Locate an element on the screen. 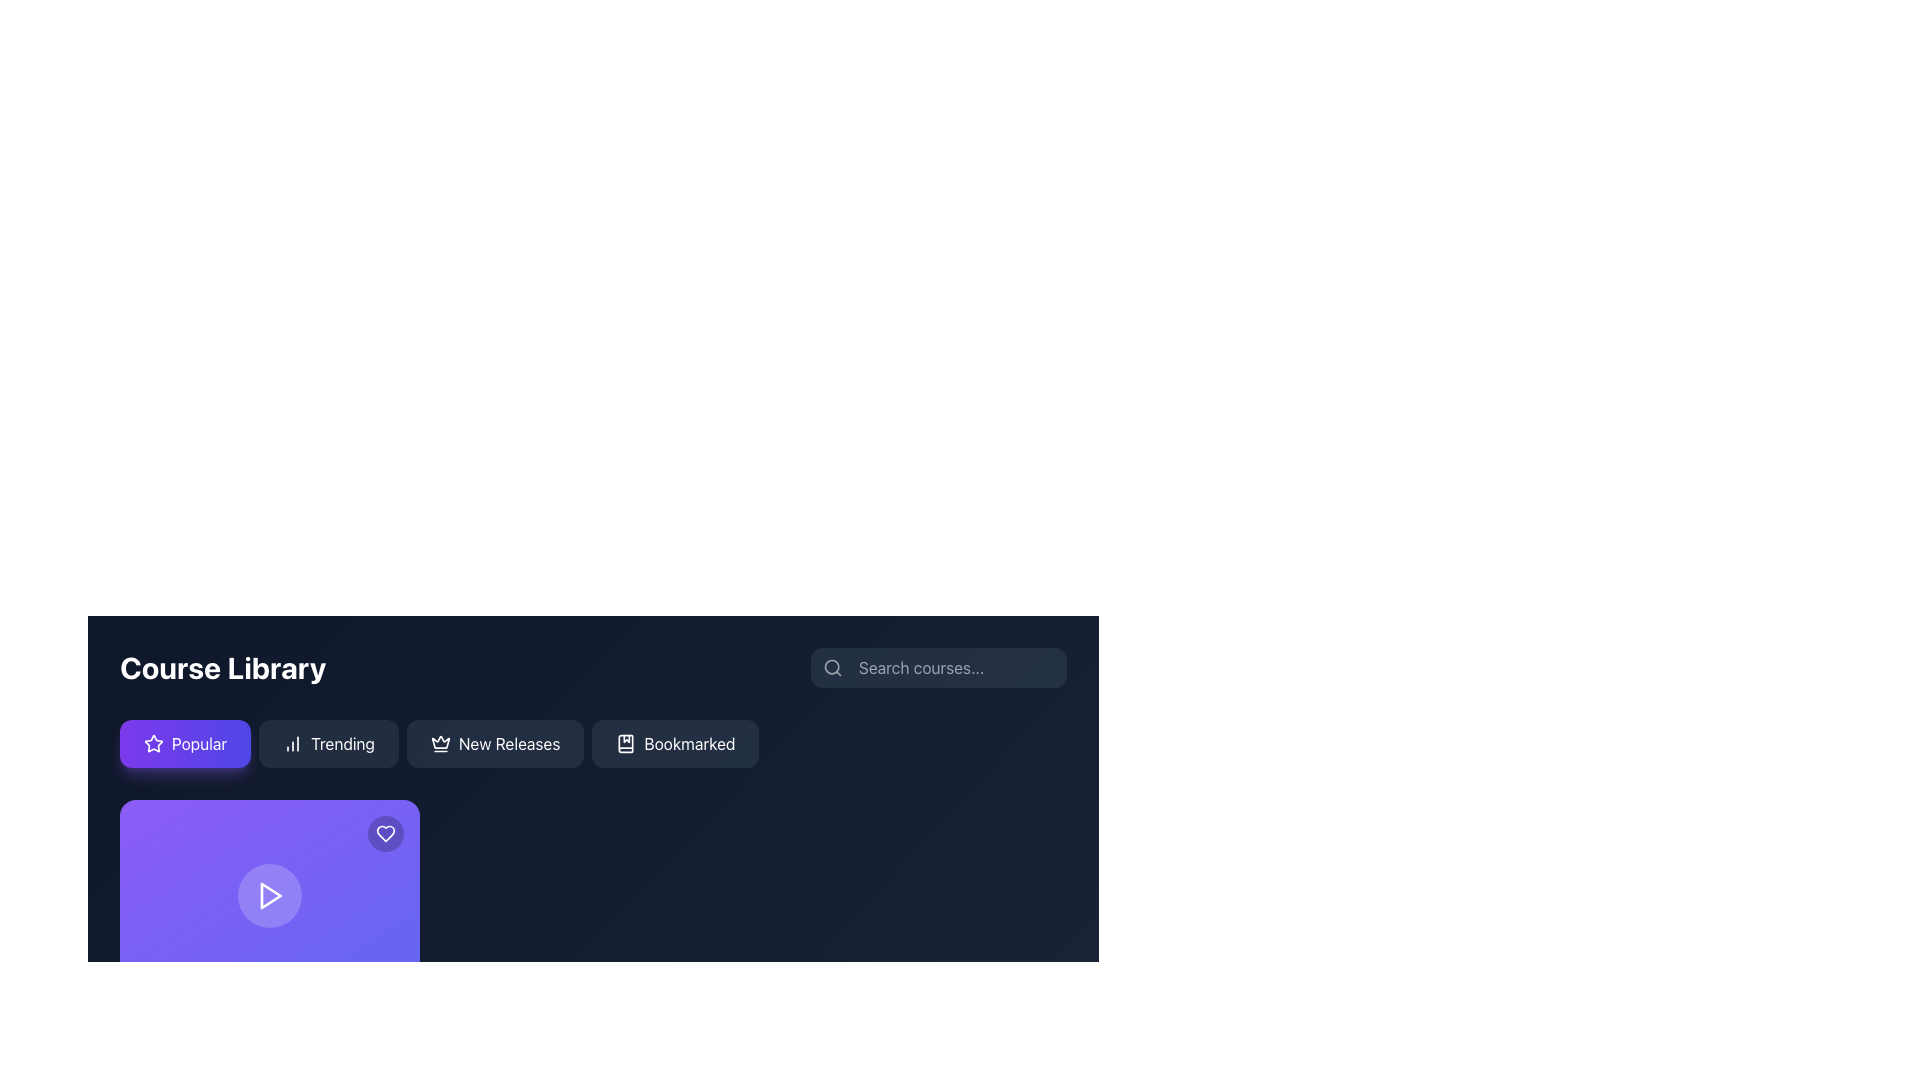 This screenshot has width=1920, height=1080. the 'Trending' button, which features a small bar chart icon and bold white text on a muted slate blue background is located at coordinates (329, 744).